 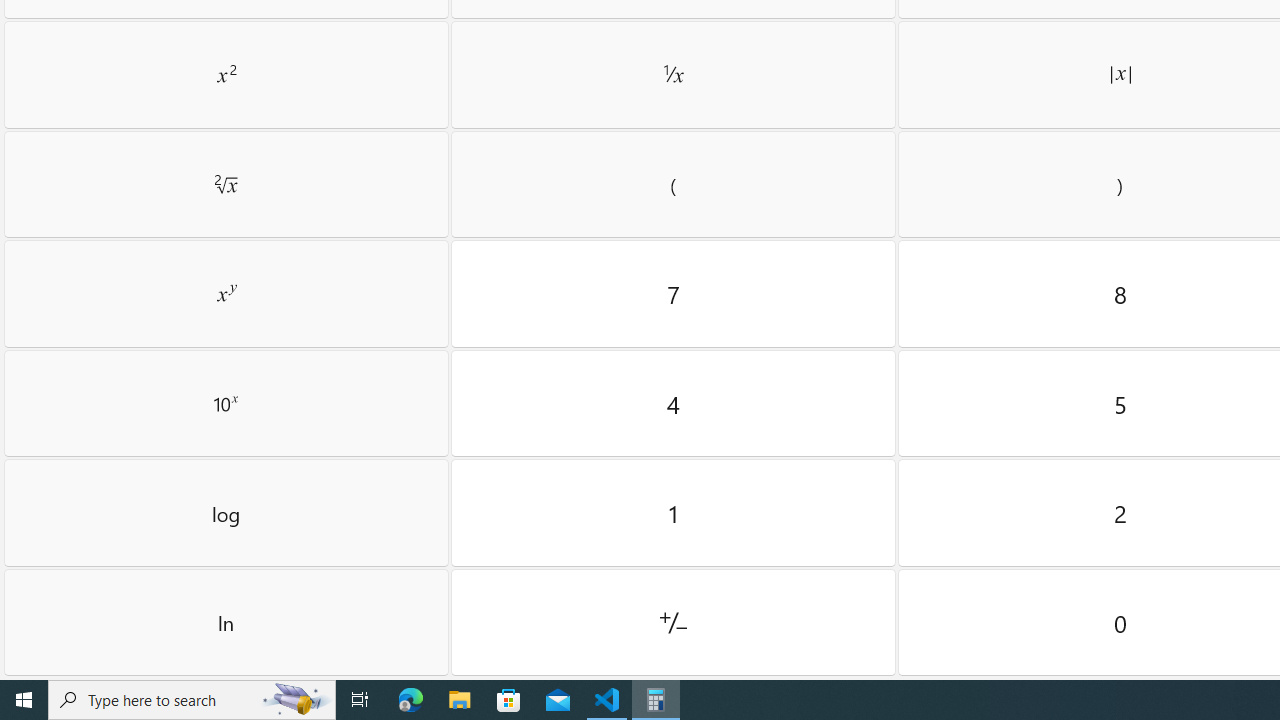 I want to click on 'Seven', so click(x=673, y=293).